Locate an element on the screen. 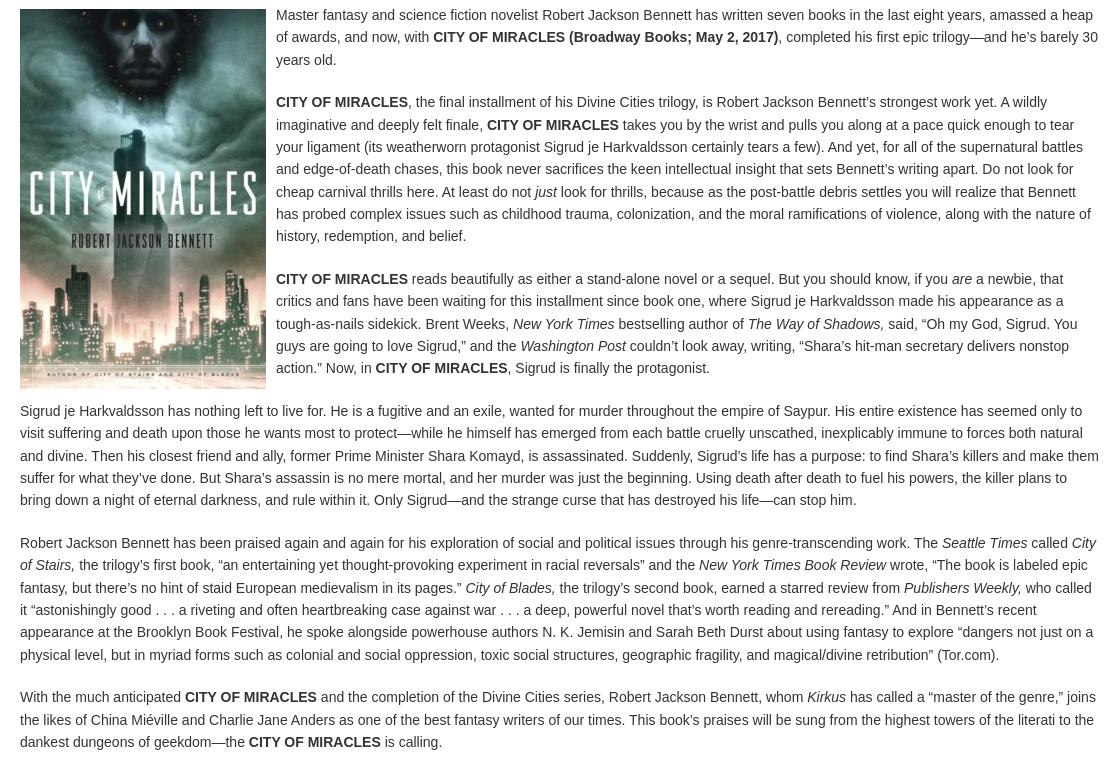  'a newbie, that critics and fans have been waiting for this installment since book one, where Sigrud je Harkvaldsson made his appearance as a tough-as-nails sidekick. Brent Weeks,' is located at coordinates (669, 300).